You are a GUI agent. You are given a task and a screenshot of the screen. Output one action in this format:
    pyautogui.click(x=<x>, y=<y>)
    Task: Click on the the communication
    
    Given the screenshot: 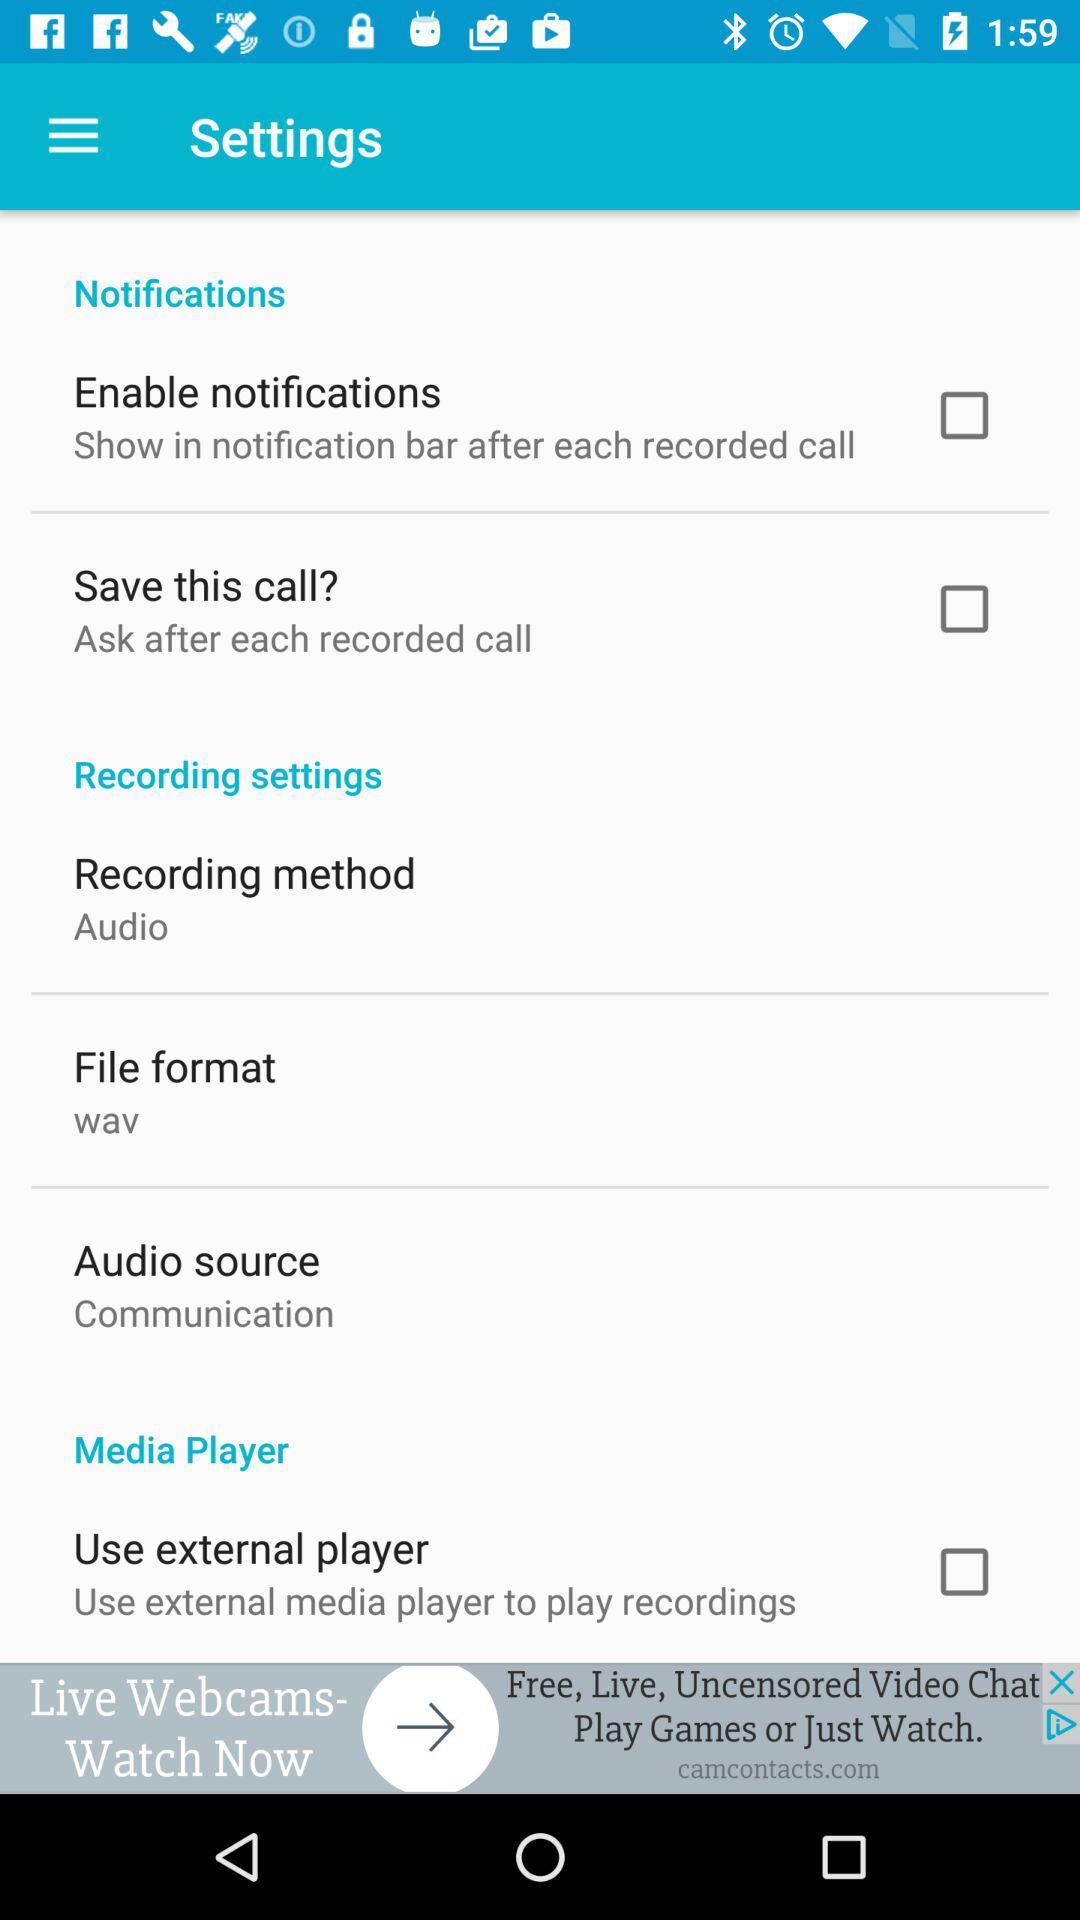 What is the action you would take?
    pyautogui.click(x=204, y=1308)
    